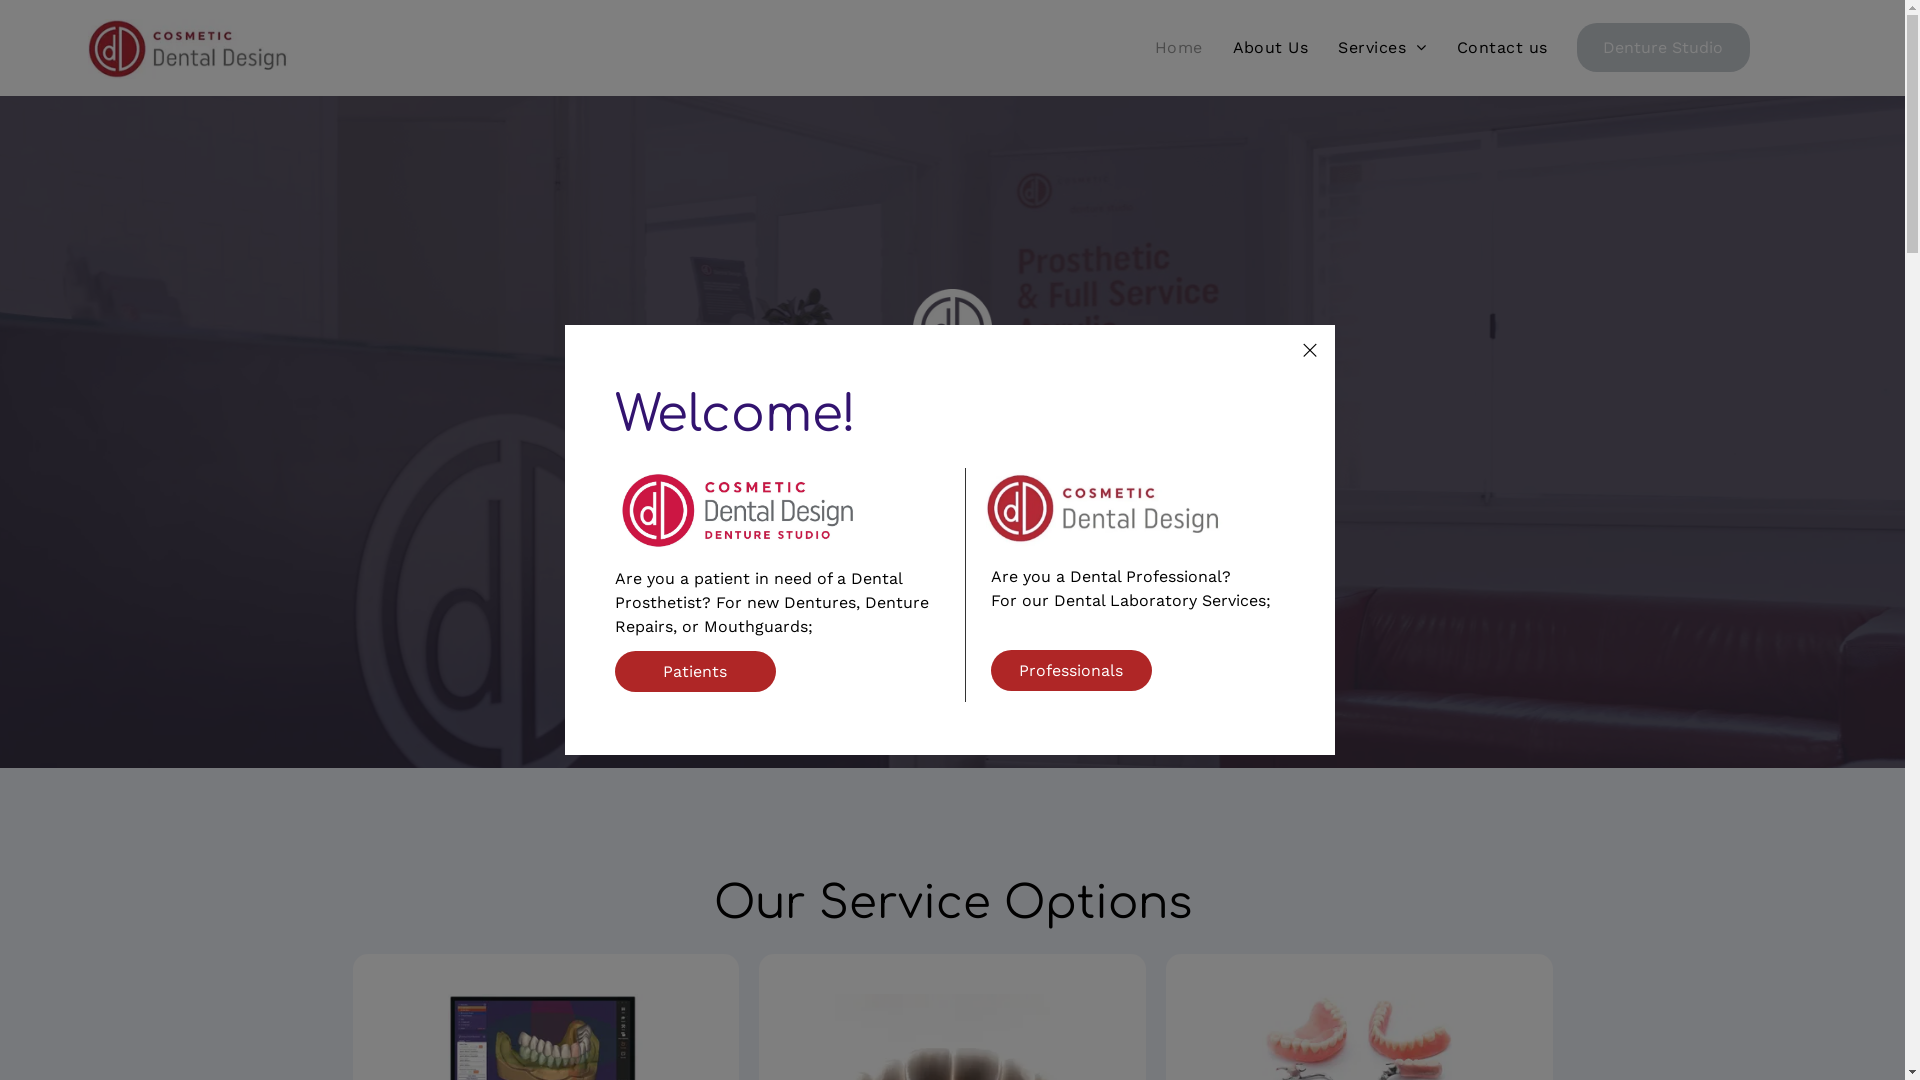 This screenshot has width=1920, height=1080. I want to click on 'Services', so click(1323, 46).